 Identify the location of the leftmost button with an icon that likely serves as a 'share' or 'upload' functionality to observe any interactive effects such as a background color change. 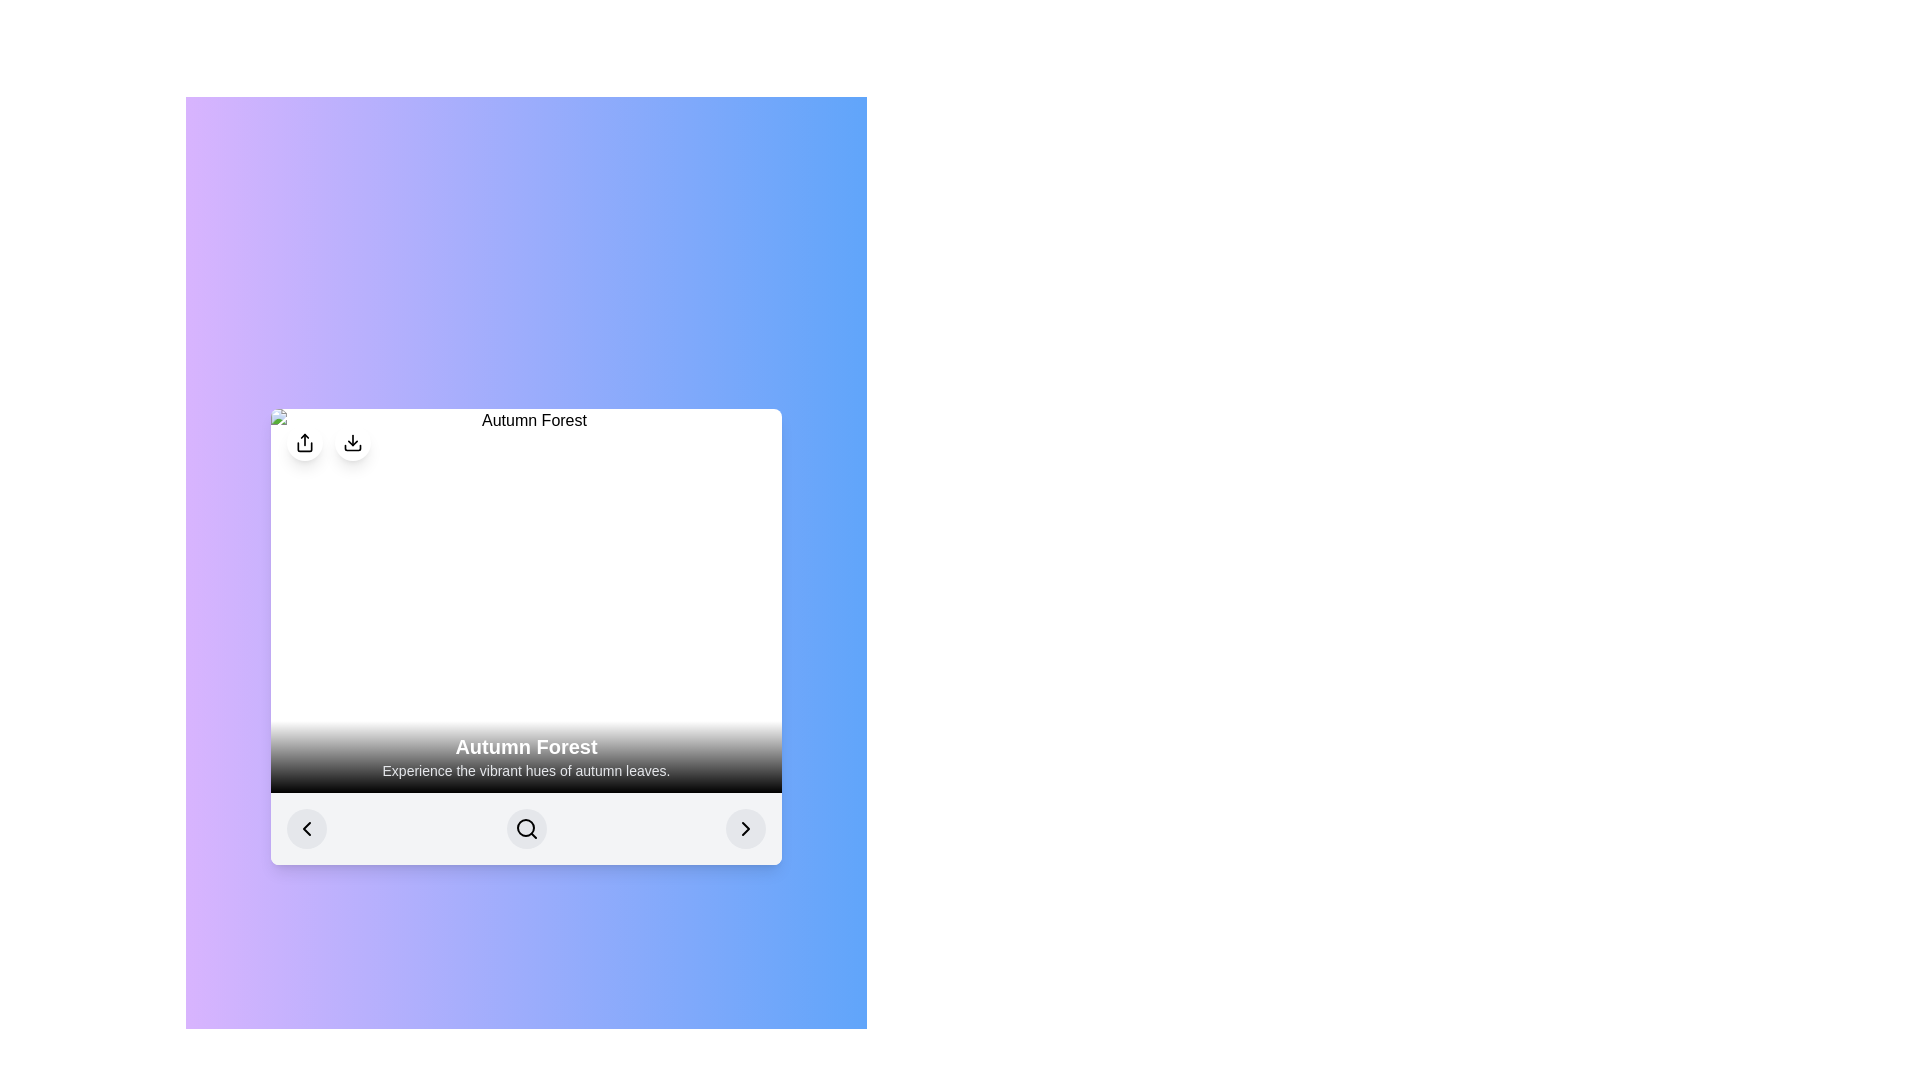
(304, 442).